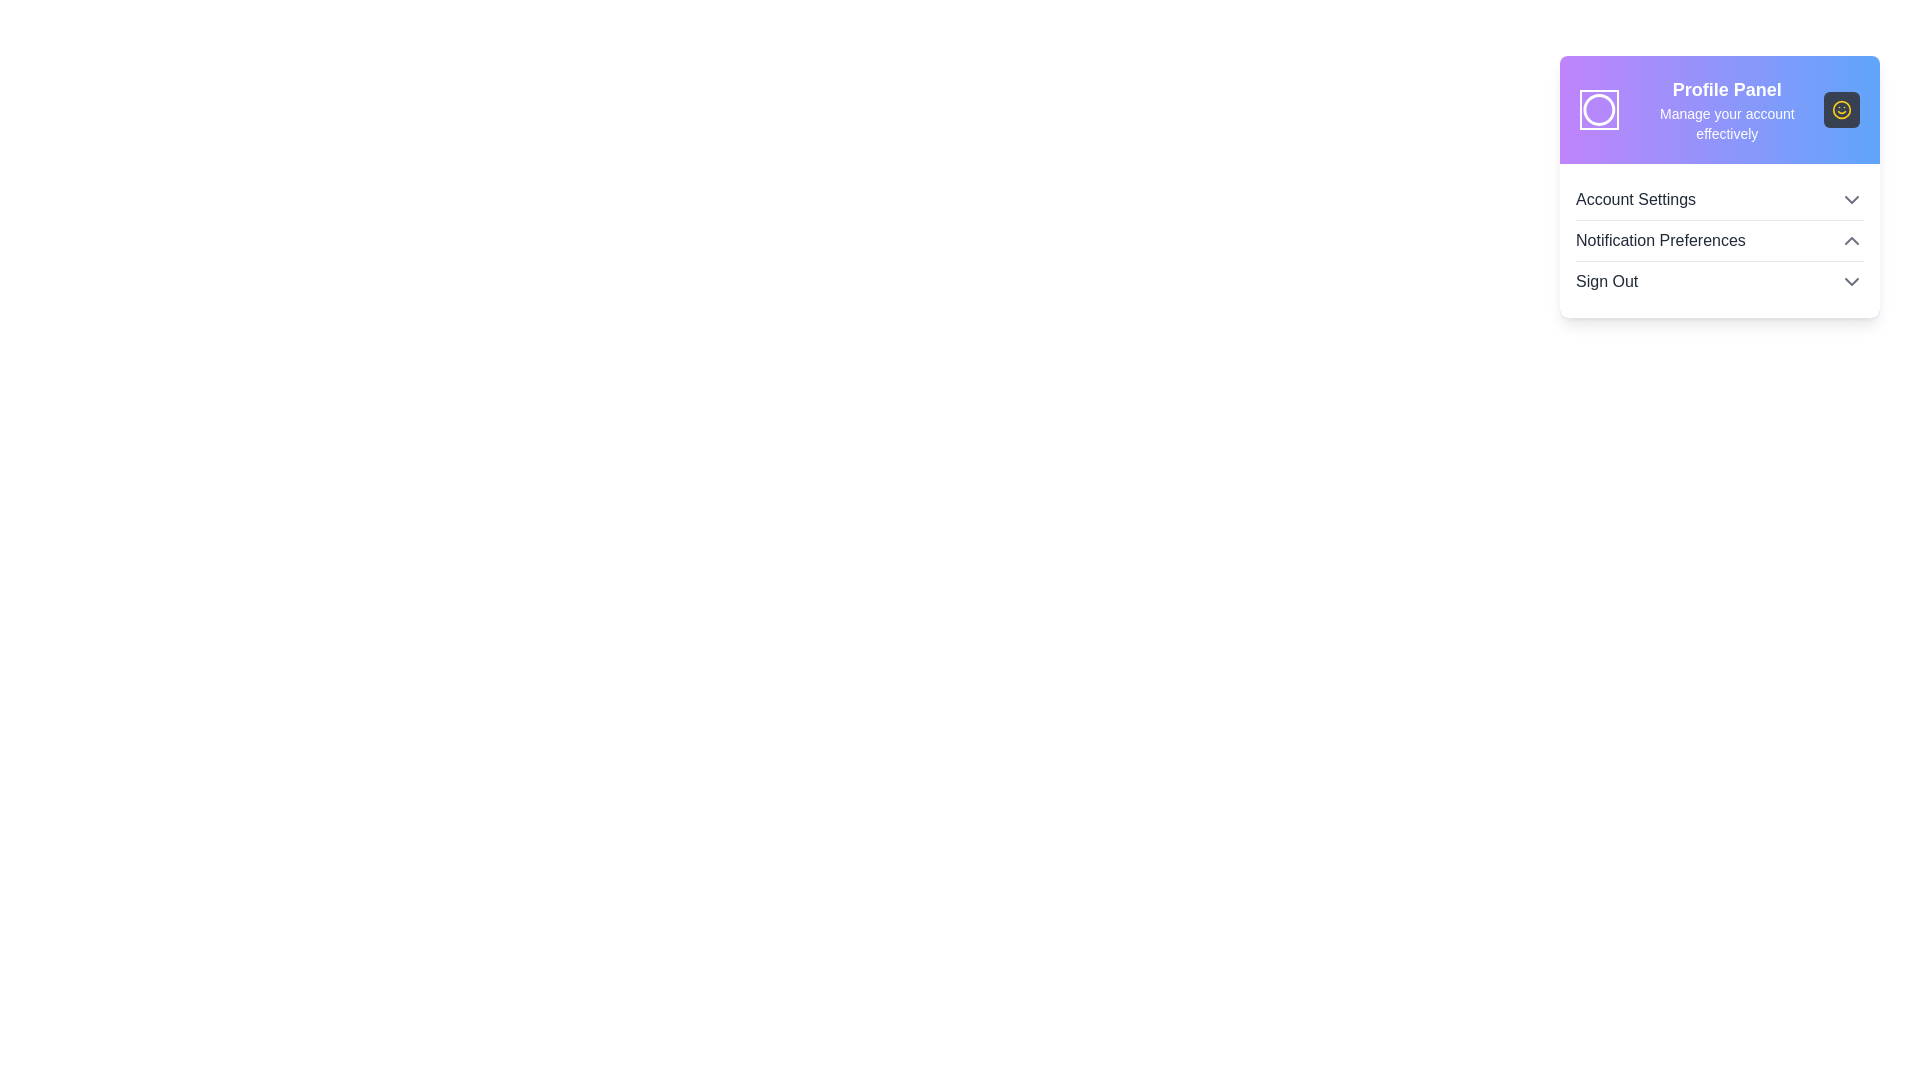 The height and width of the screenshot is (1080, 1920). Describe the element at coordinates (1841, 110) in the screenshot. I see `the outermost circular component of the SVG circle located to the right side of the panel header` at that location.